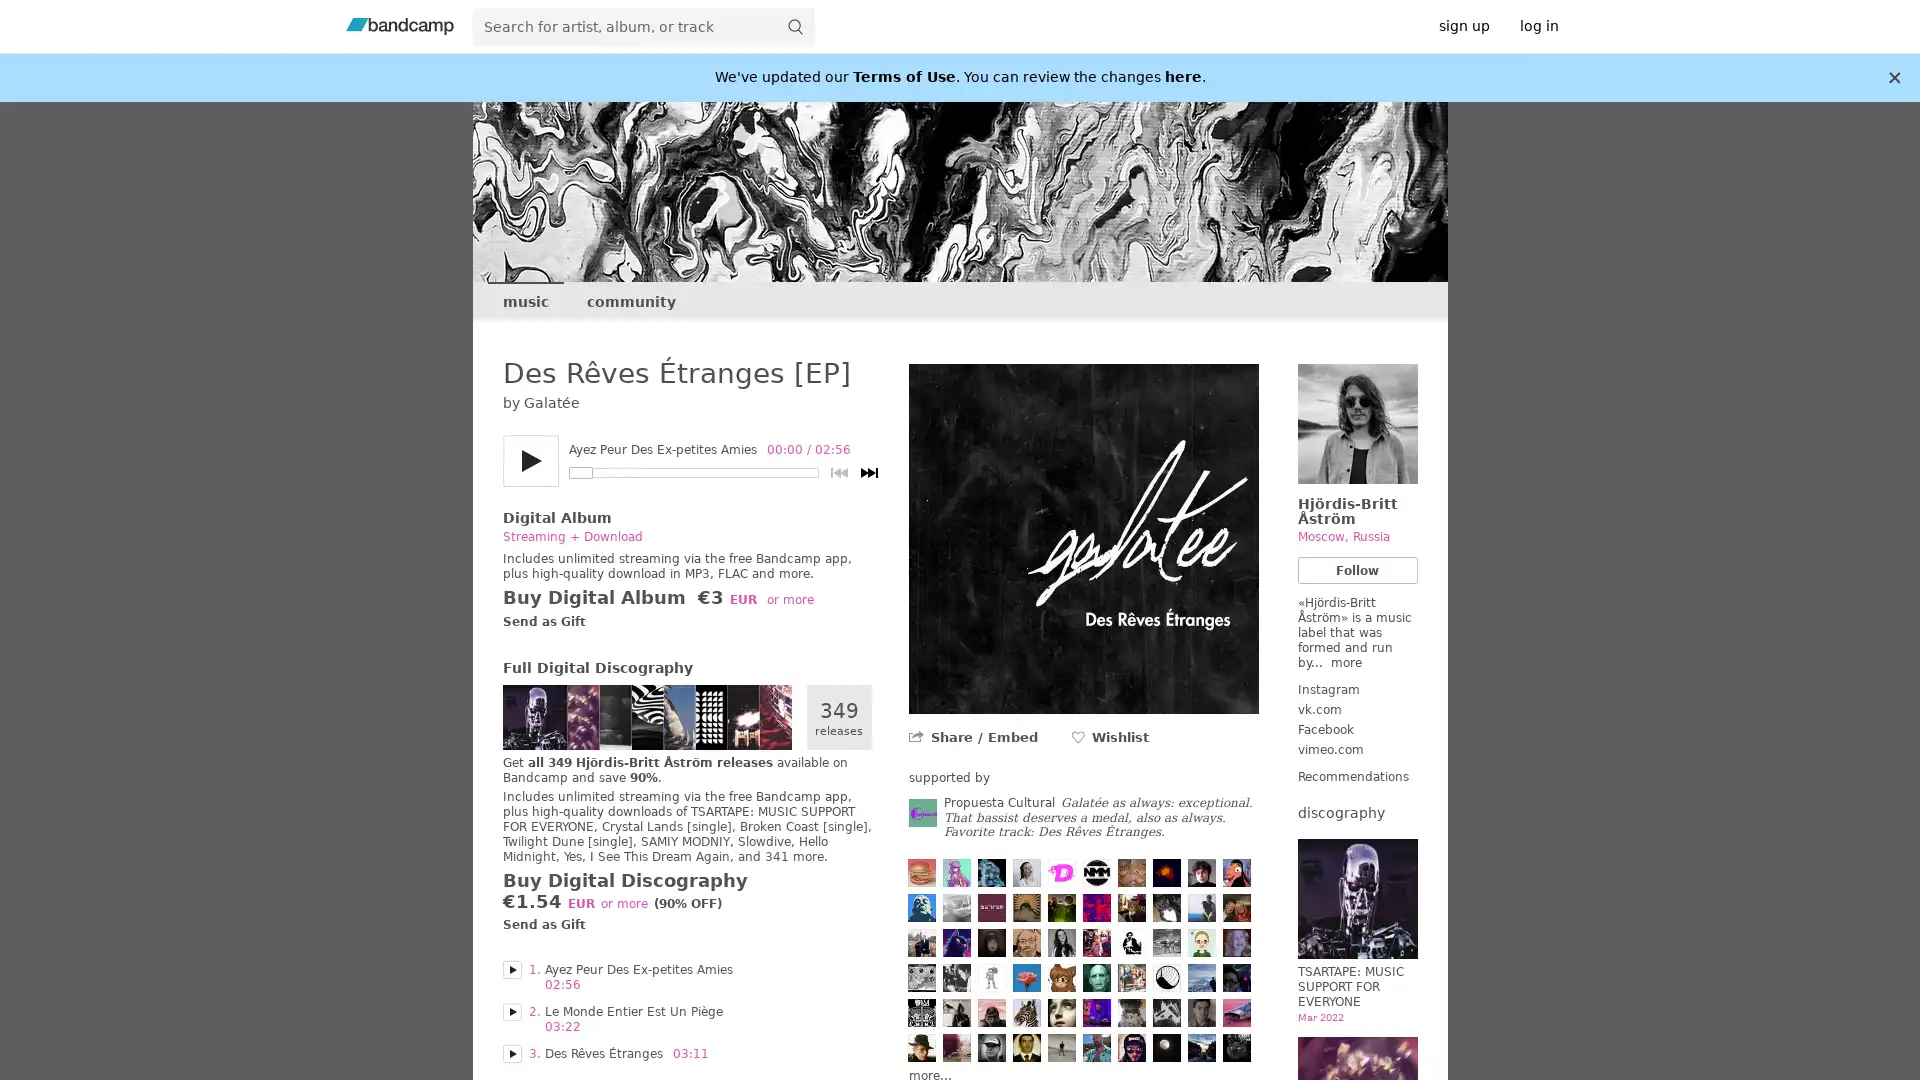  I want to click on submit for full search page, so click(794, 26).